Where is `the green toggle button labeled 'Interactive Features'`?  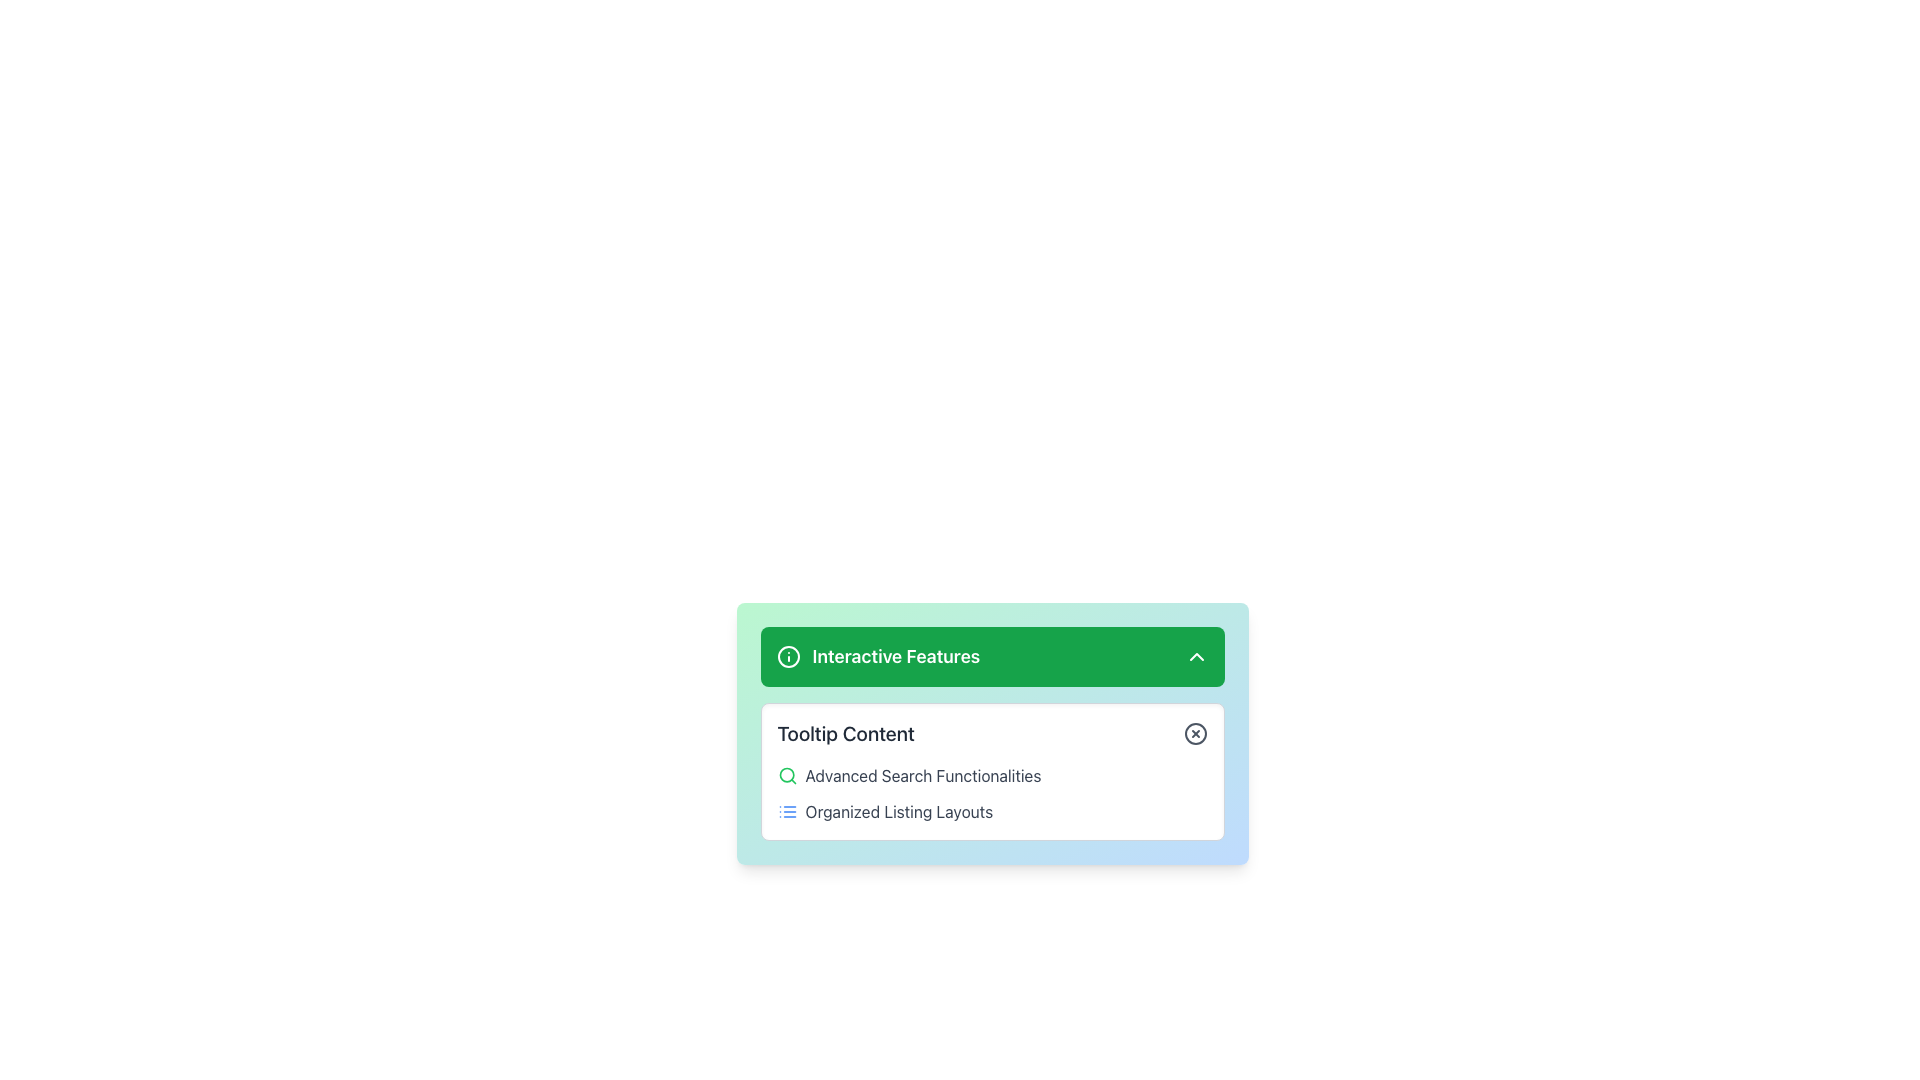
the green toggle button labeled 'Interactive Features' is located at coordinates (992, 656).